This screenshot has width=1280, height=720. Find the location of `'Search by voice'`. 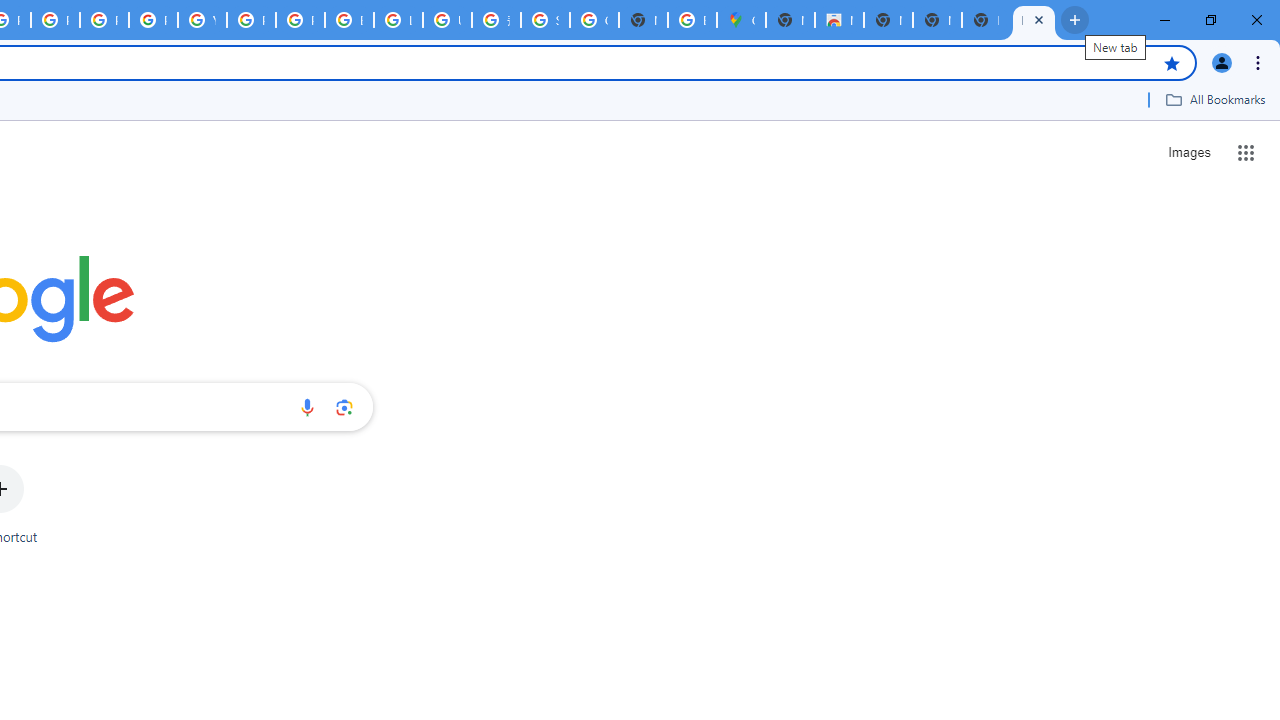

'Search by voice' is located at coordinates (306, 406).